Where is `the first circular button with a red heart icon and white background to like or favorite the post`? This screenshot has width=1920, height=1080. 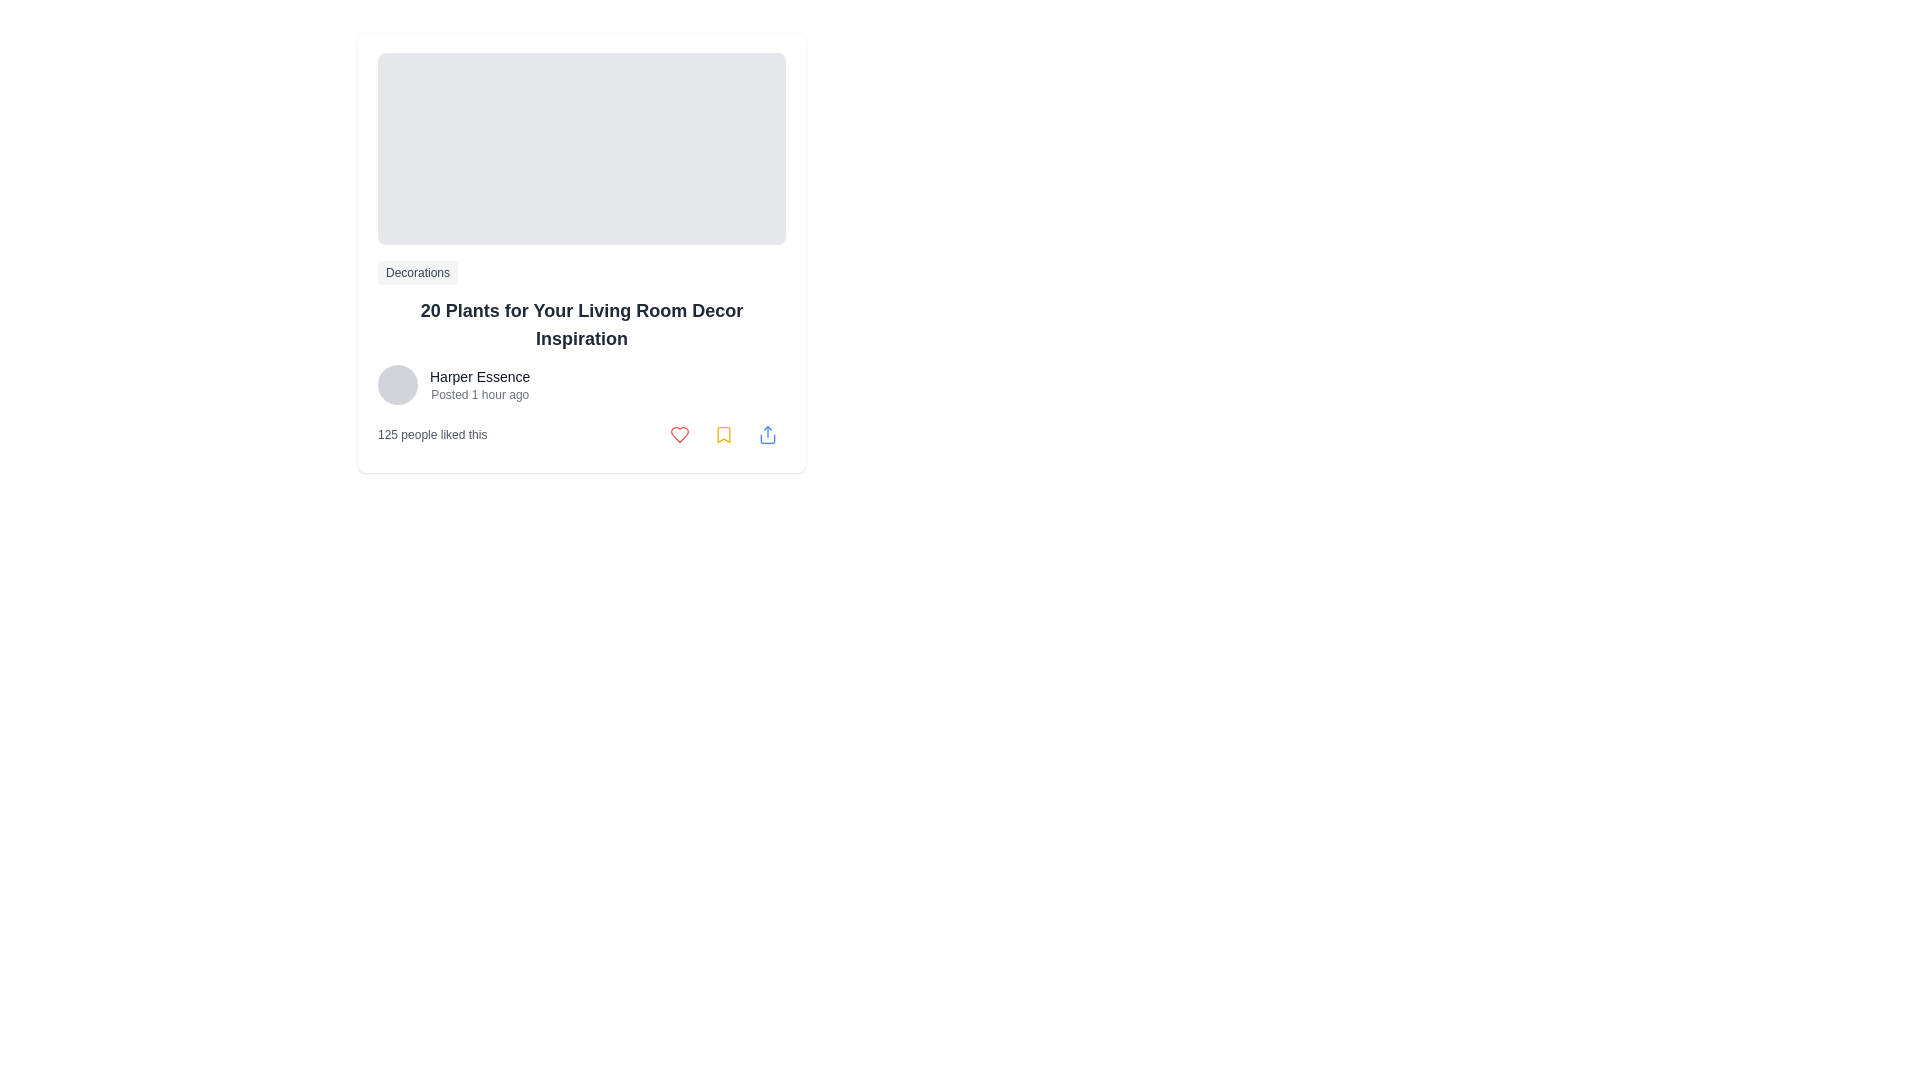 the first circular button with a red heart icon and white background to like or favorite the post is located at coordinates (680, 434).